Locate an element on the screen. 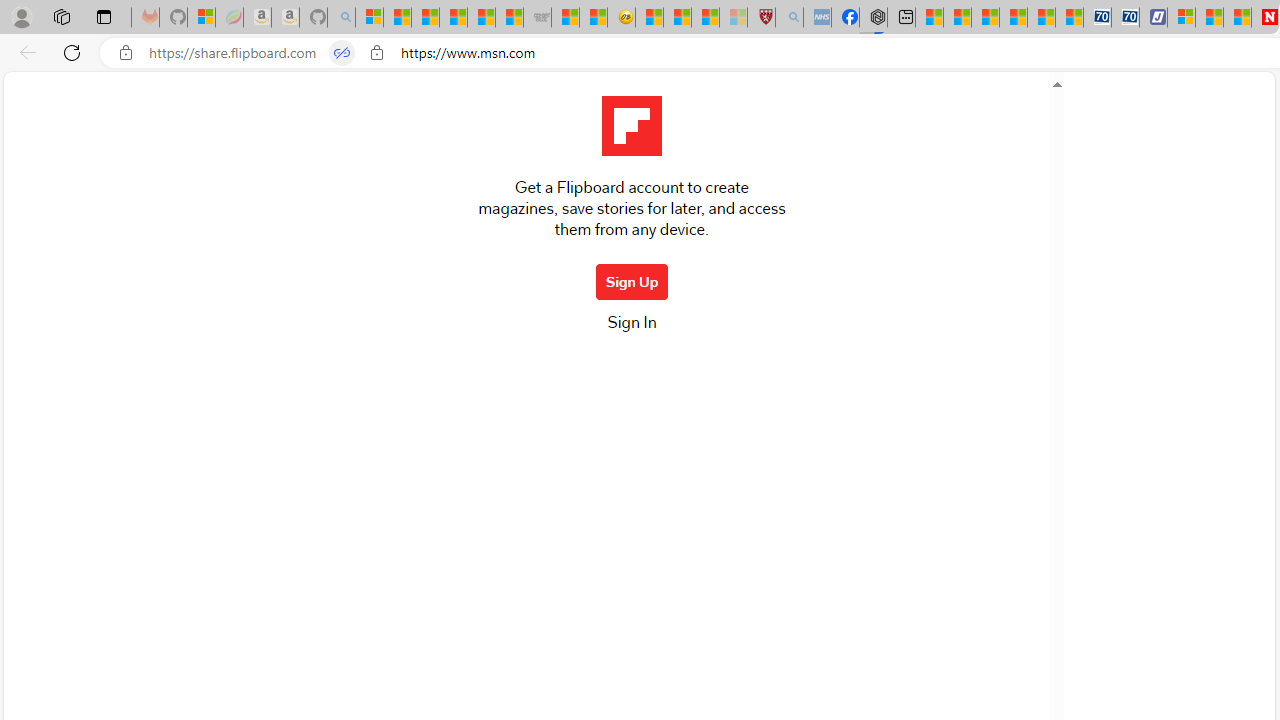 Image resolution: width=1280 pixels, height=720 pixels. 'Cheap Car Rentals - Save70.com' is located at coordinates (1096, 17).